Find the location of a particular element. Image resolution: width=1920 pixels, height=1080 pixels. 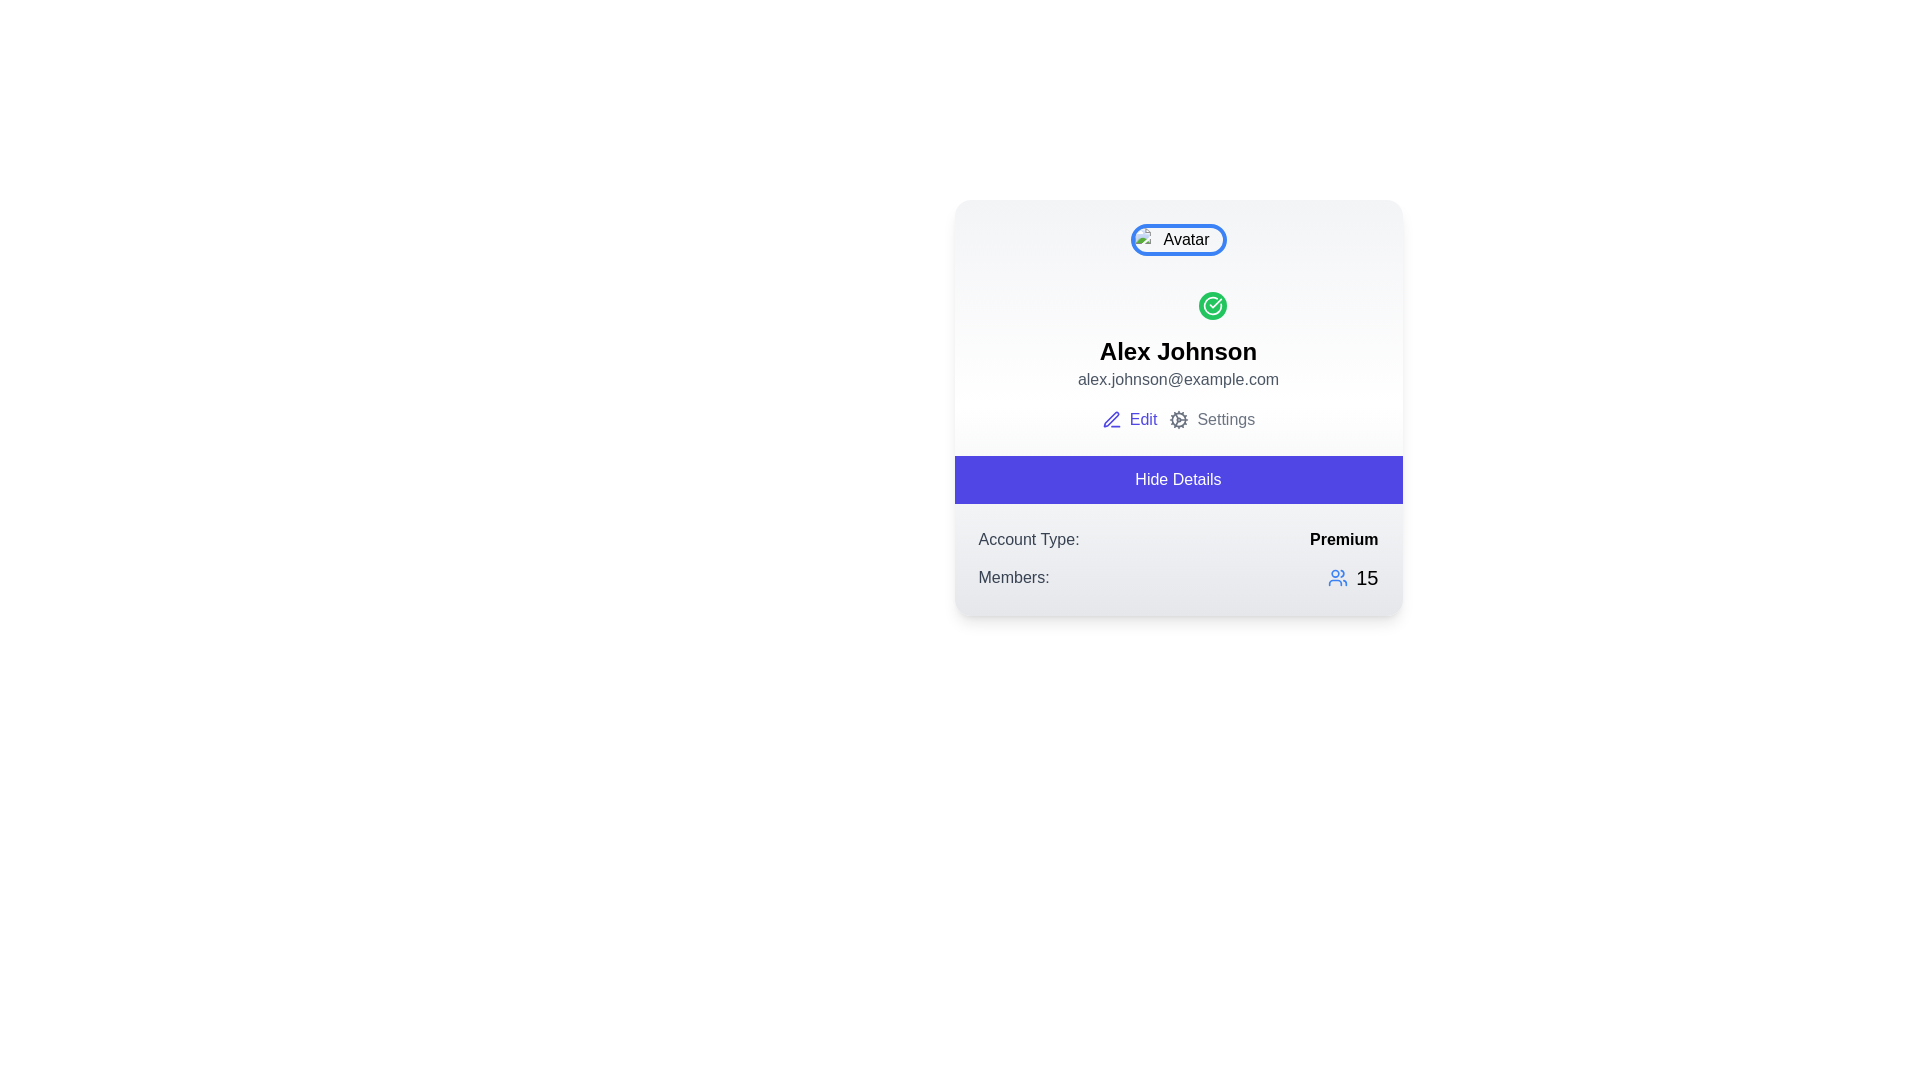

the static text label that provides context for the 'Premium' account status, located leftmost in the account information row below the 'Hide Details' button is located at coordinates (1029, 540).